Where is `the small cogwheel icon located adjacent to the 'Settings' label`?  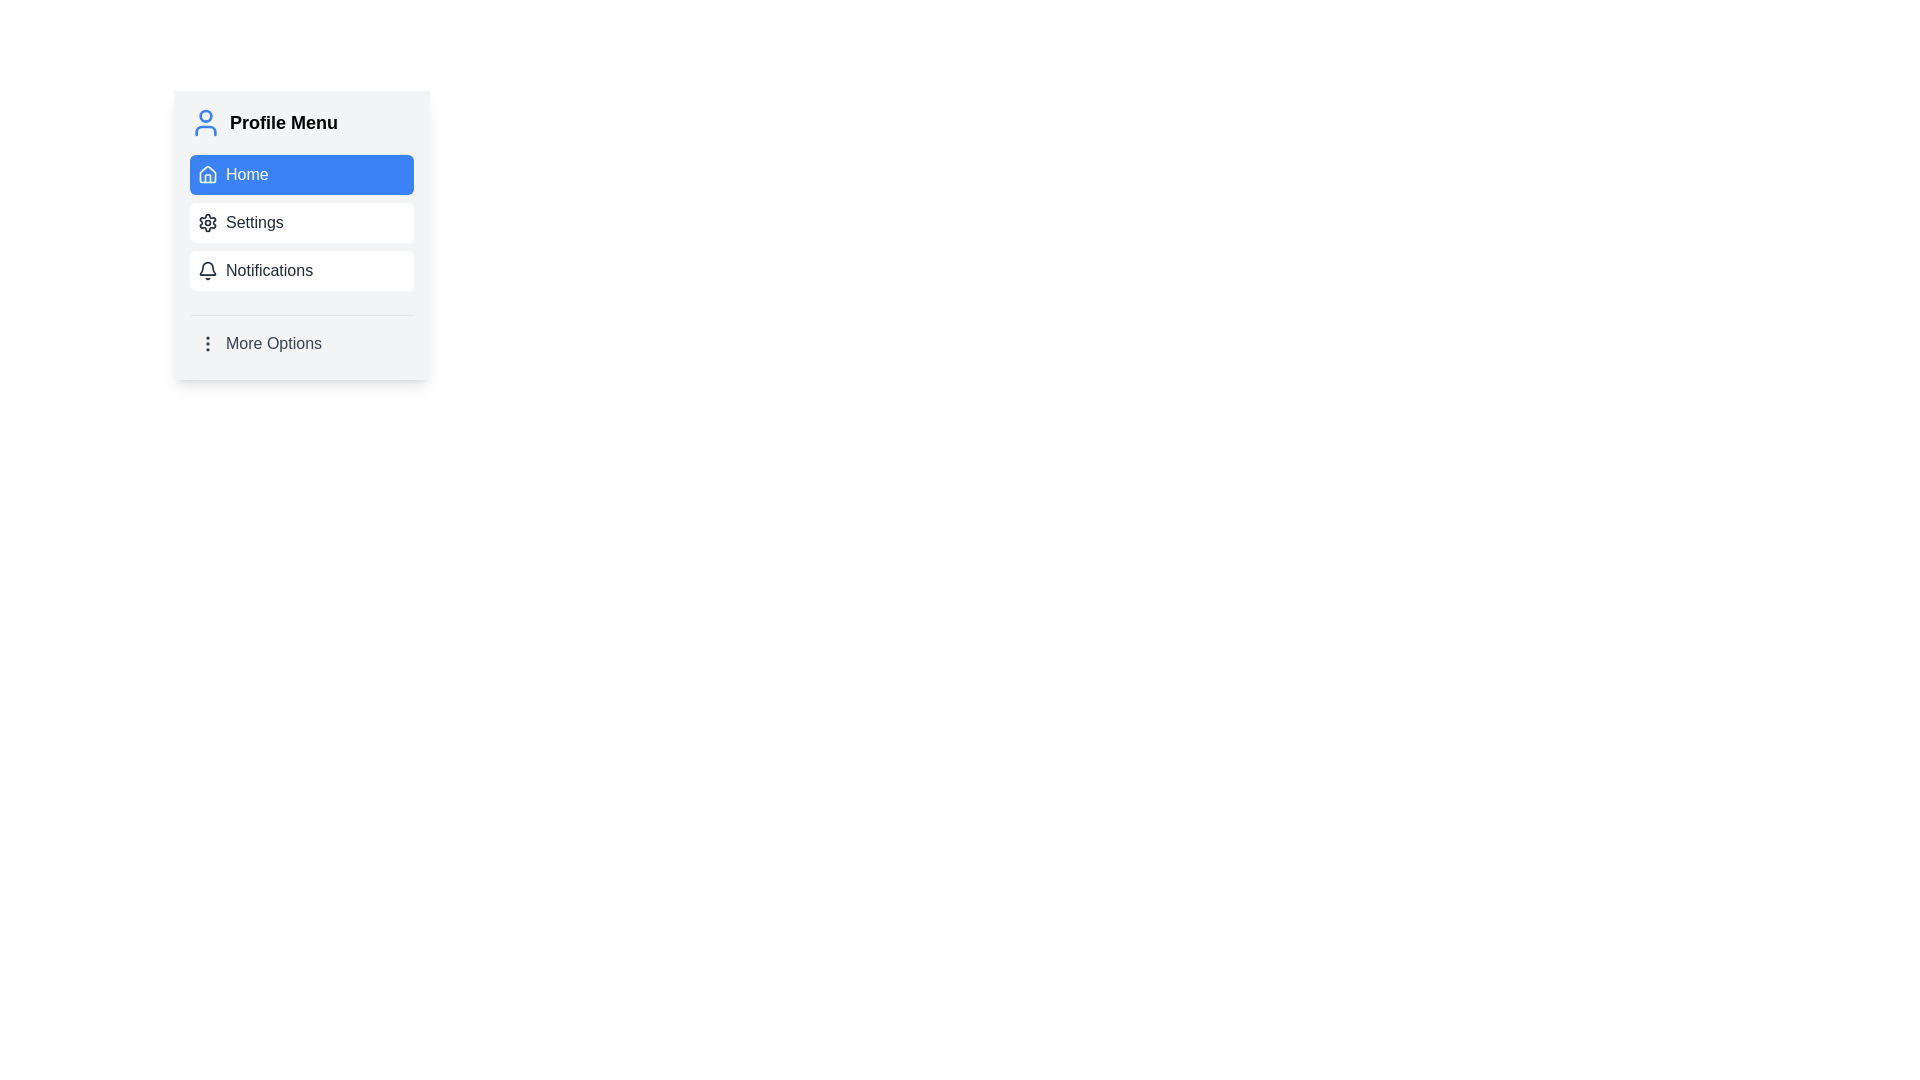
the small cogwheel icon located adjacent to the 'Settings' label is located at coordinates (207, 223).